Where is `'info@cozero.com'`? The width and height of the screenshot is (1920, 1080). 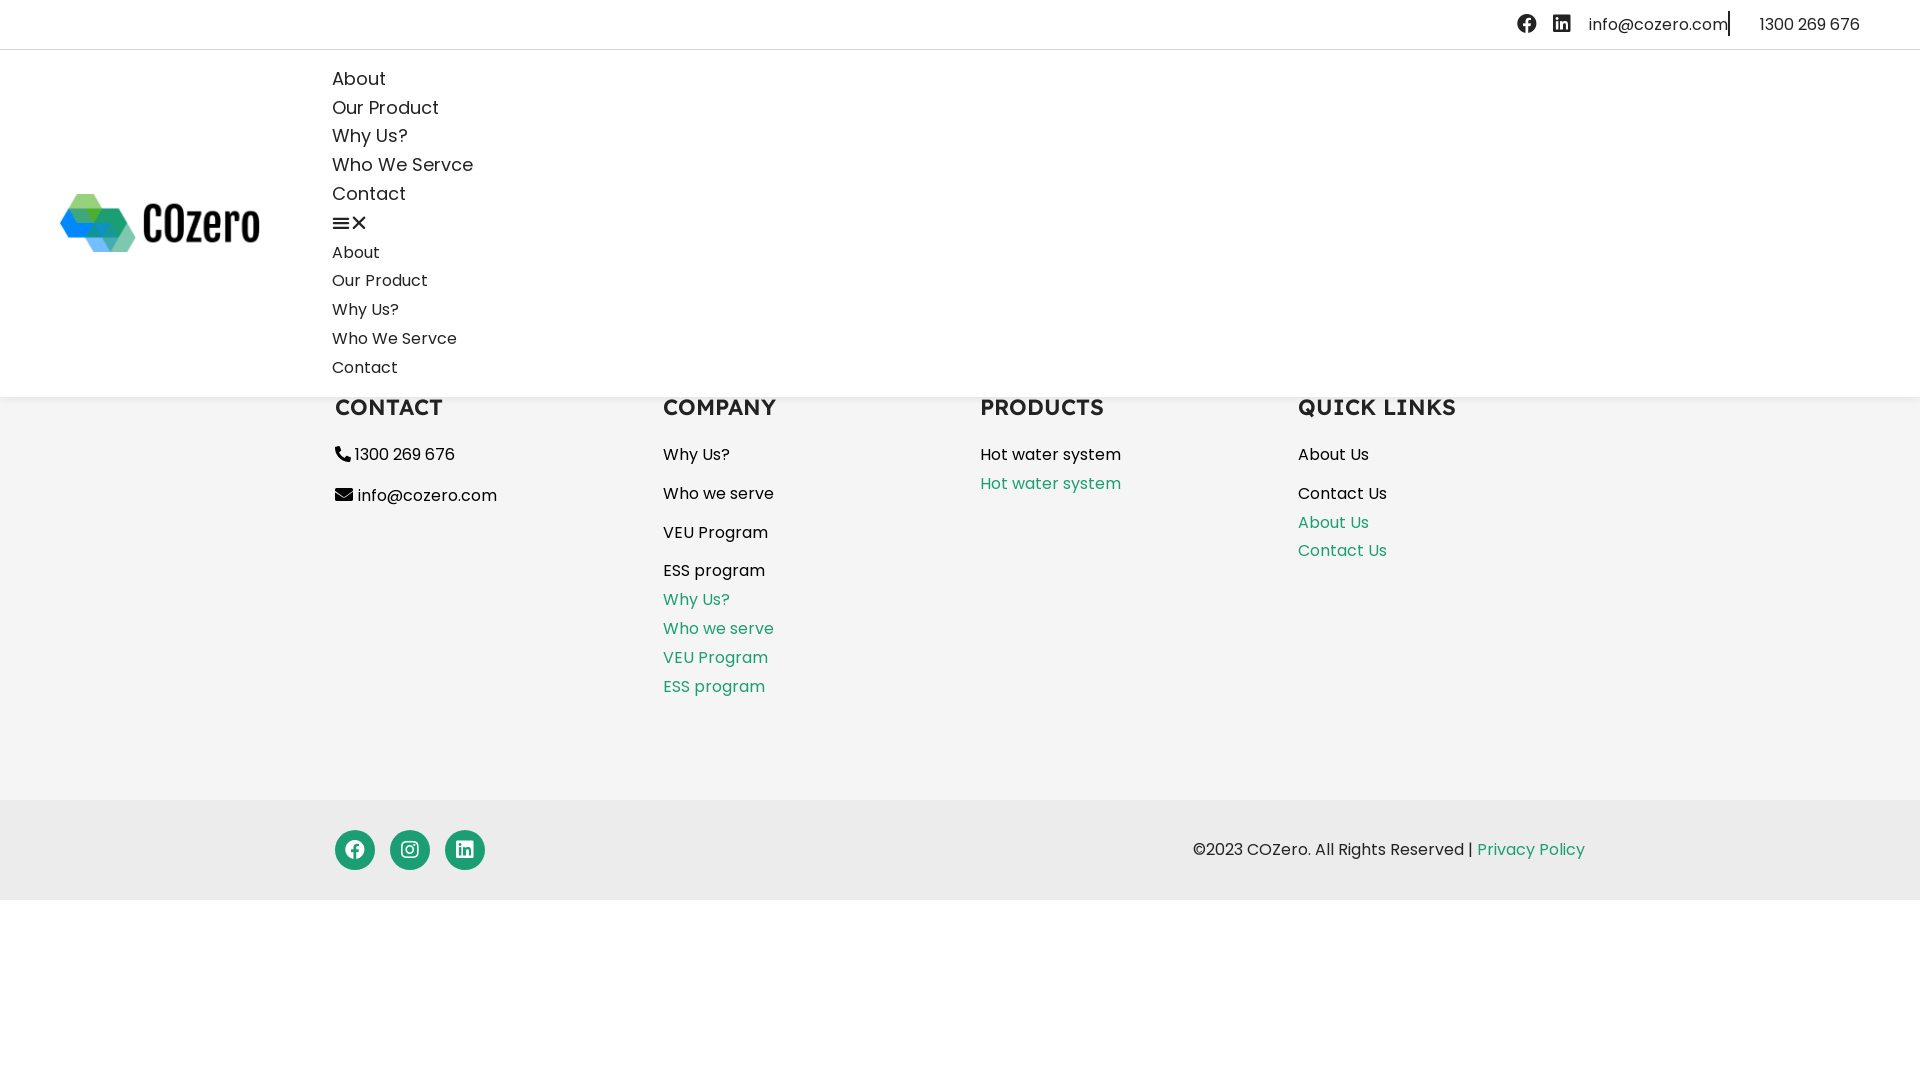
'info@cozero.com' is located at coordinates (1658, 24).